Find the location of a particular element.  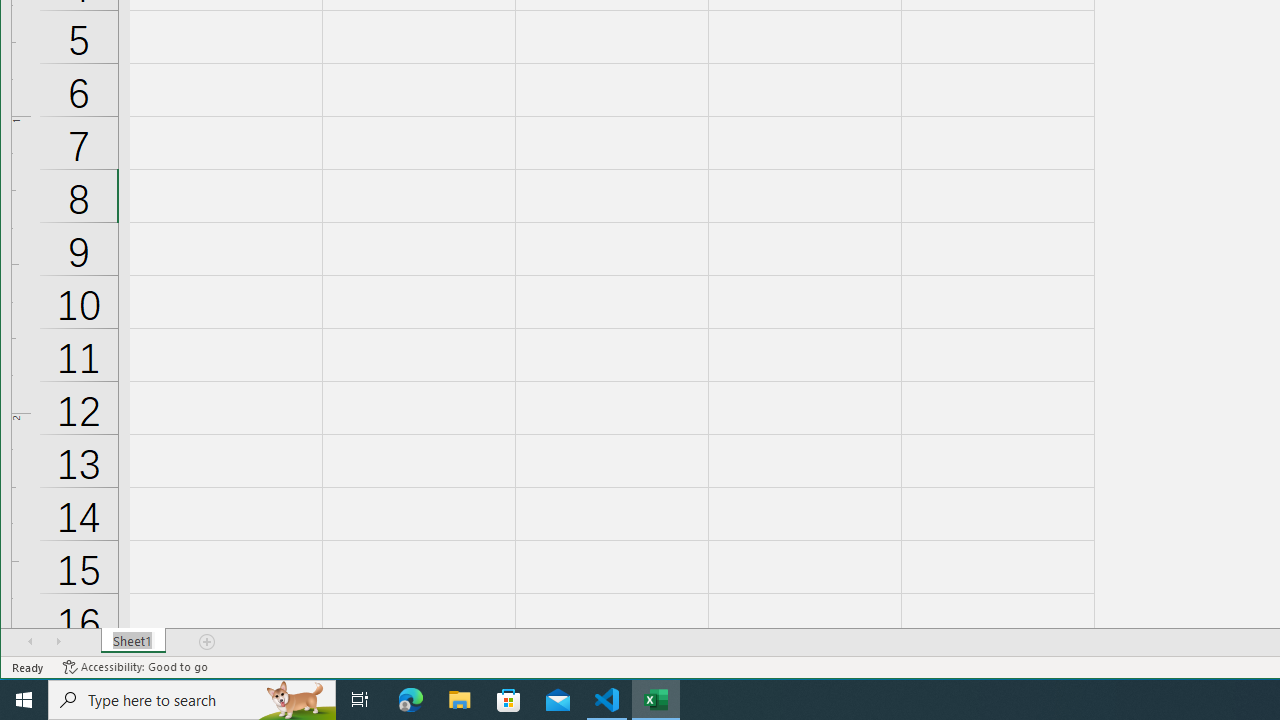

'Sheet1' is located at coordinates (132, 641).